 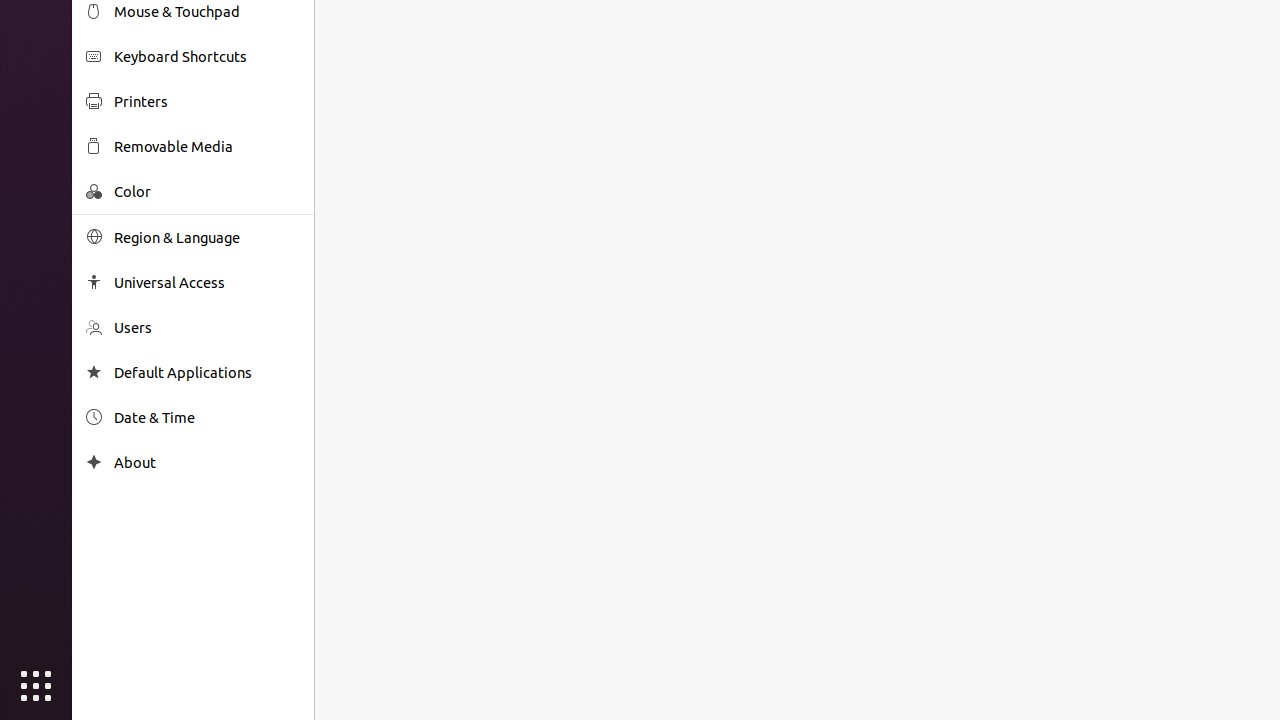 What do you see at coordinates (206, 372) in the screenshot?
I see `'Default Applications'` at bounding box center [206, 372].